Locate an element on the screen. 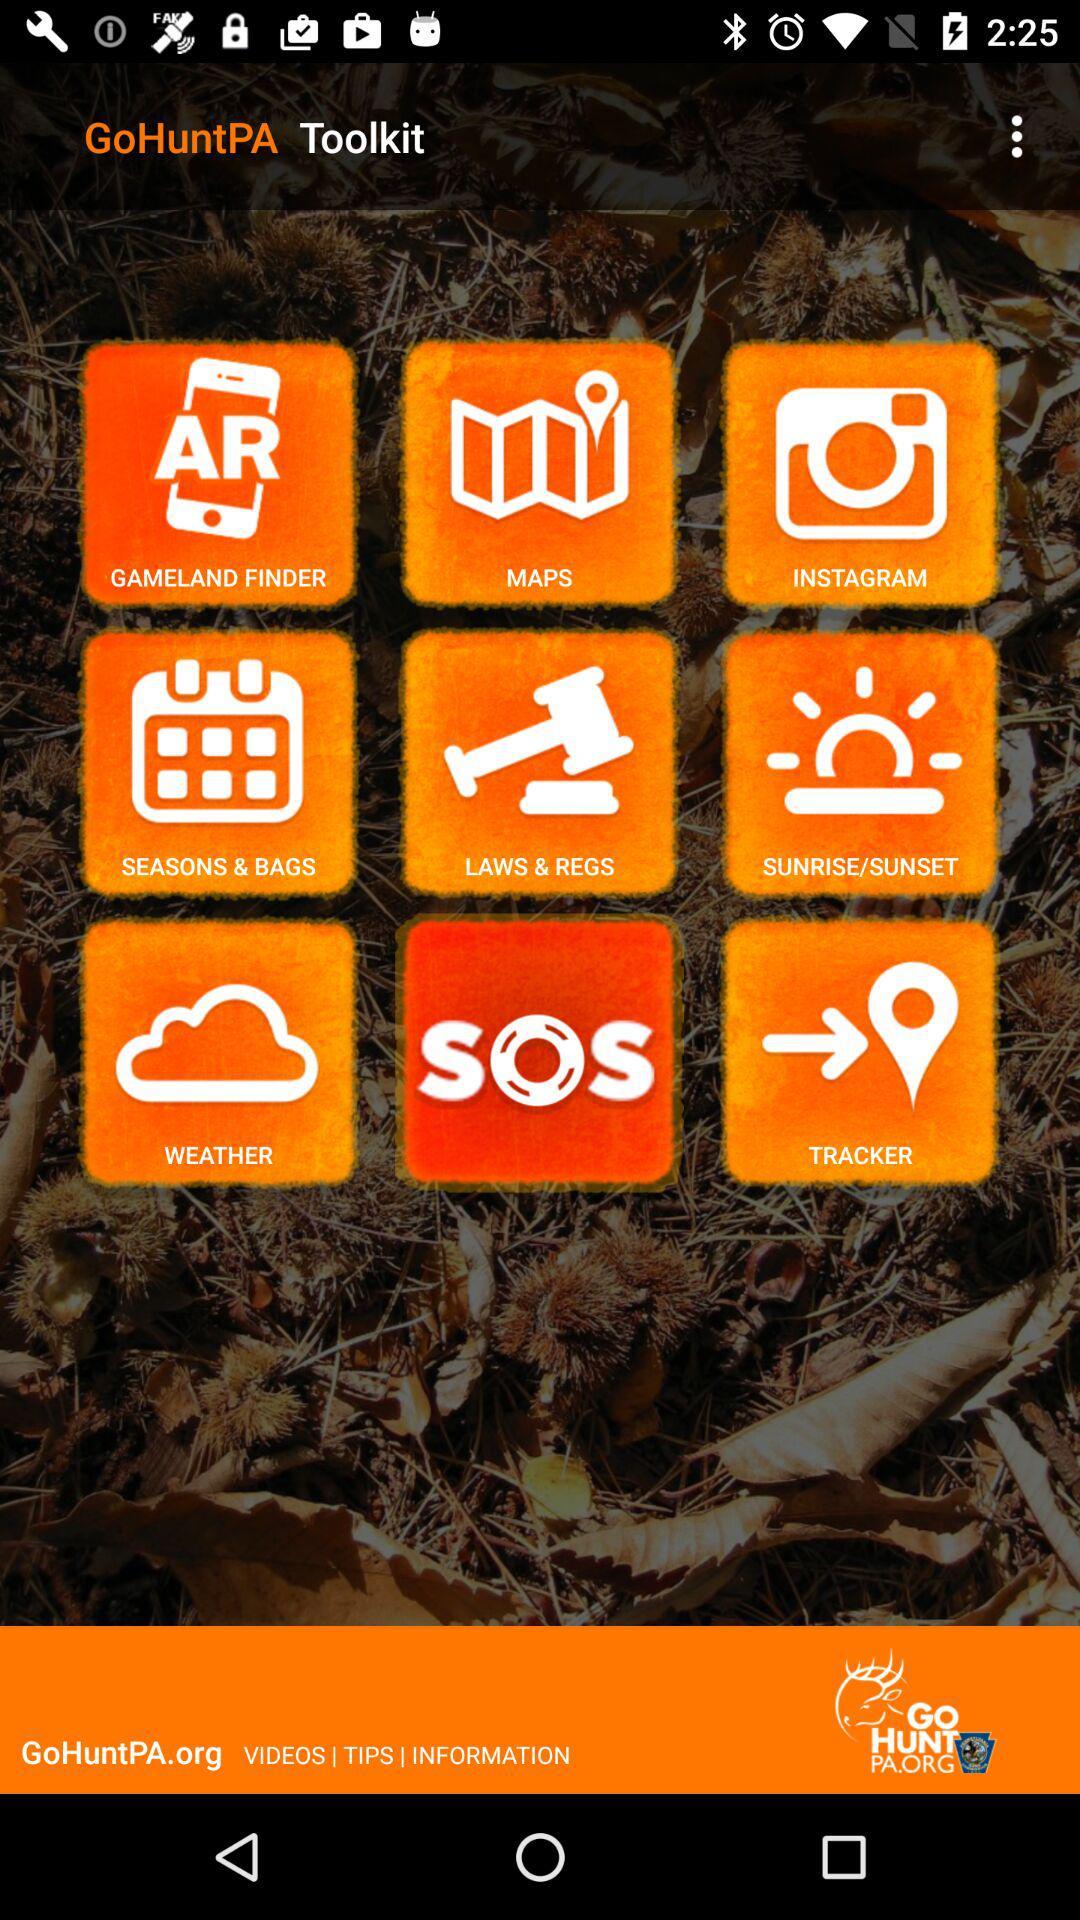 The width and height of the screenshot is (1080, 1920). the item to the right of toolkit icon is located at coordinates (1017, 135).